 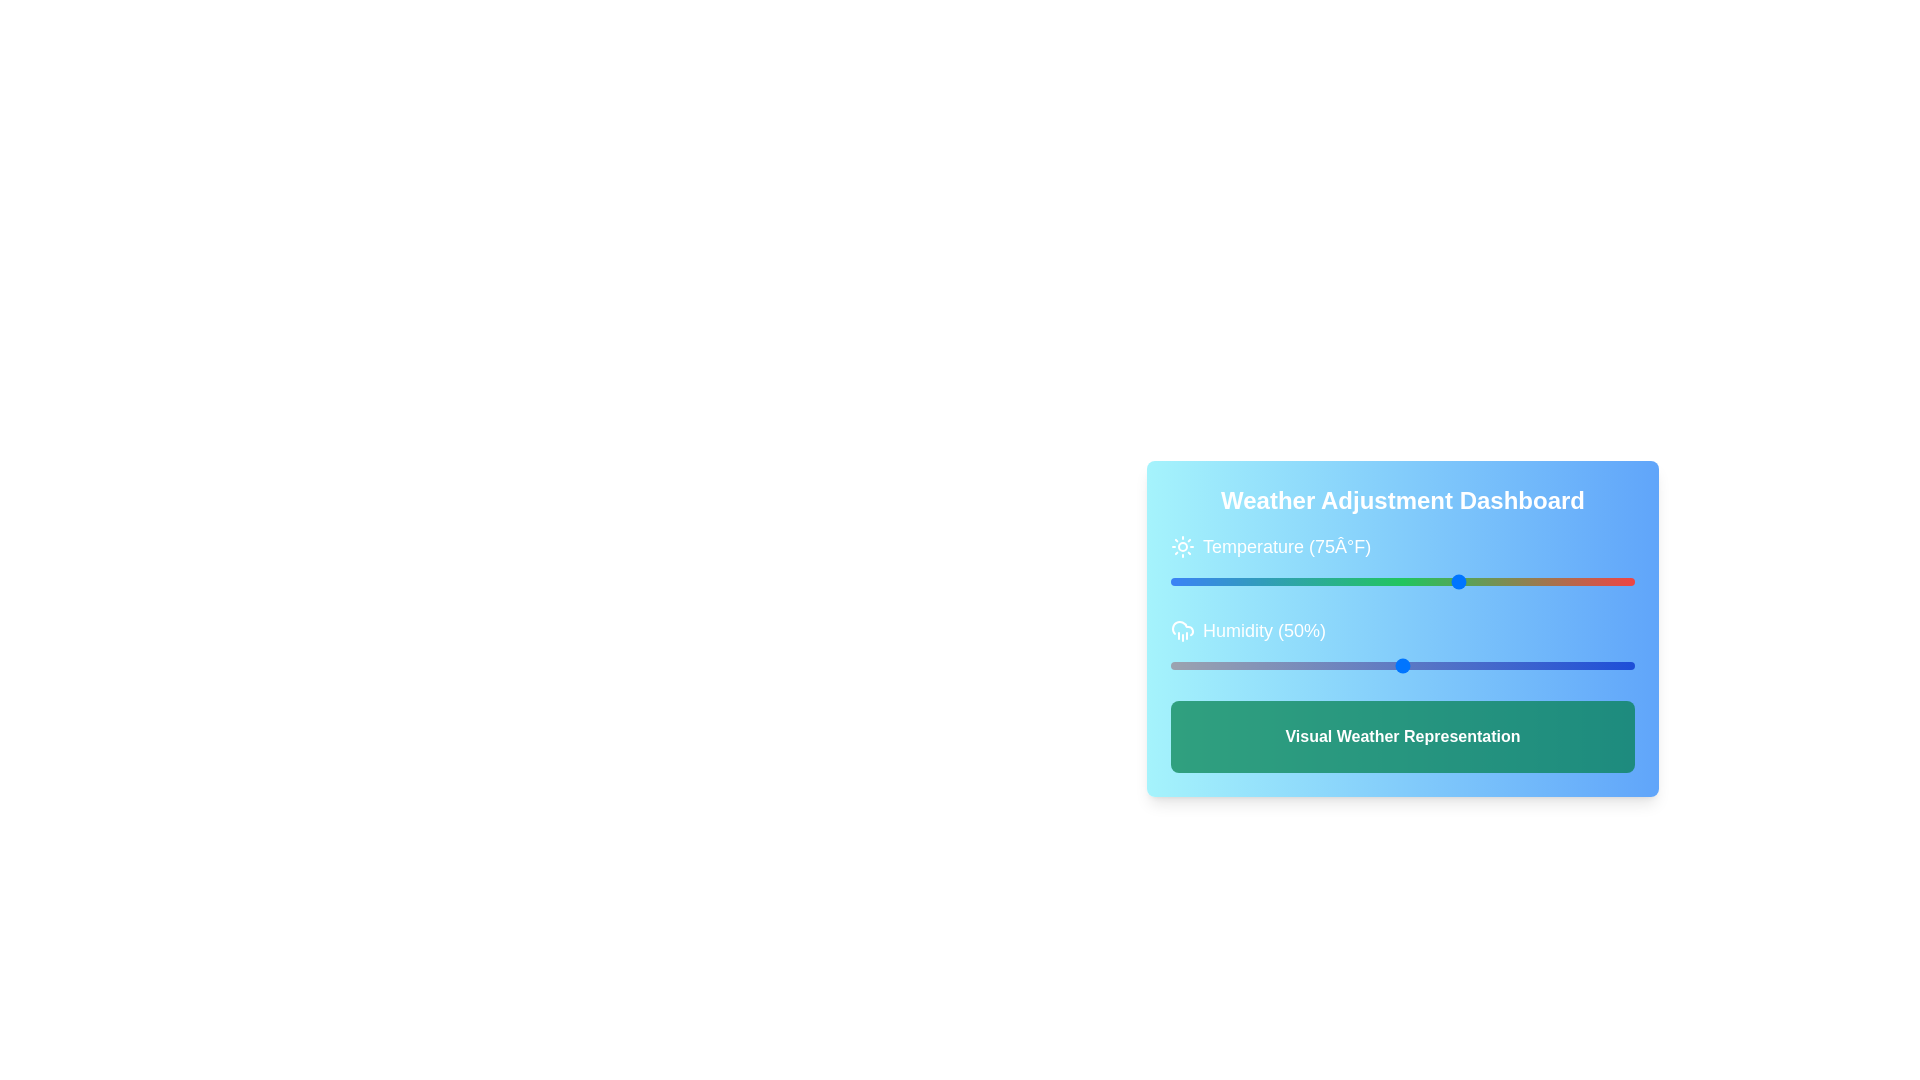 What do you see at coordinates (1360, 582) in the screenshot?
I see `the temperature slider to 32 degrees Fahrenheit` at bounding box center [1360, 582].